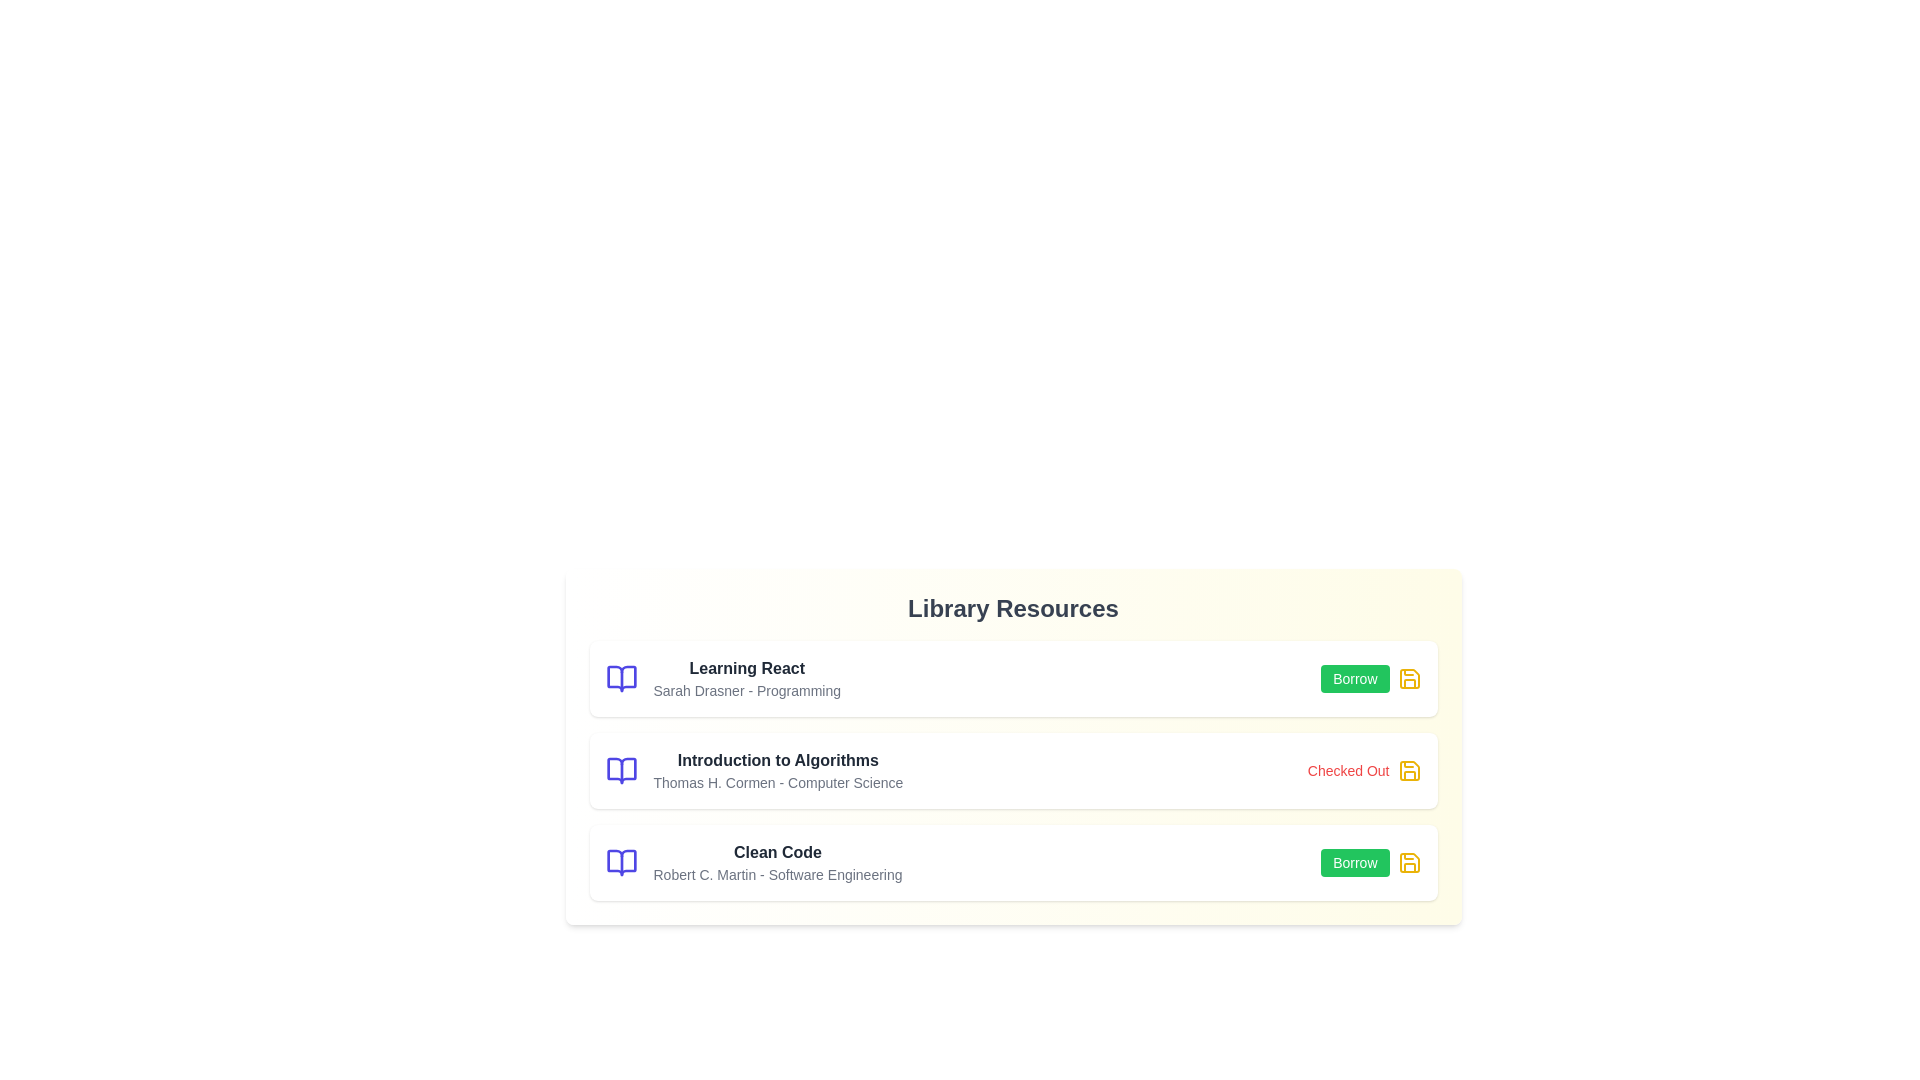 The height and width of the screenshot is (1080, 1920). Describe the element at coordinates (1408, 677) in the screenshot. I see `'Save' icon for the resource titled 'Learning React'` at that location.